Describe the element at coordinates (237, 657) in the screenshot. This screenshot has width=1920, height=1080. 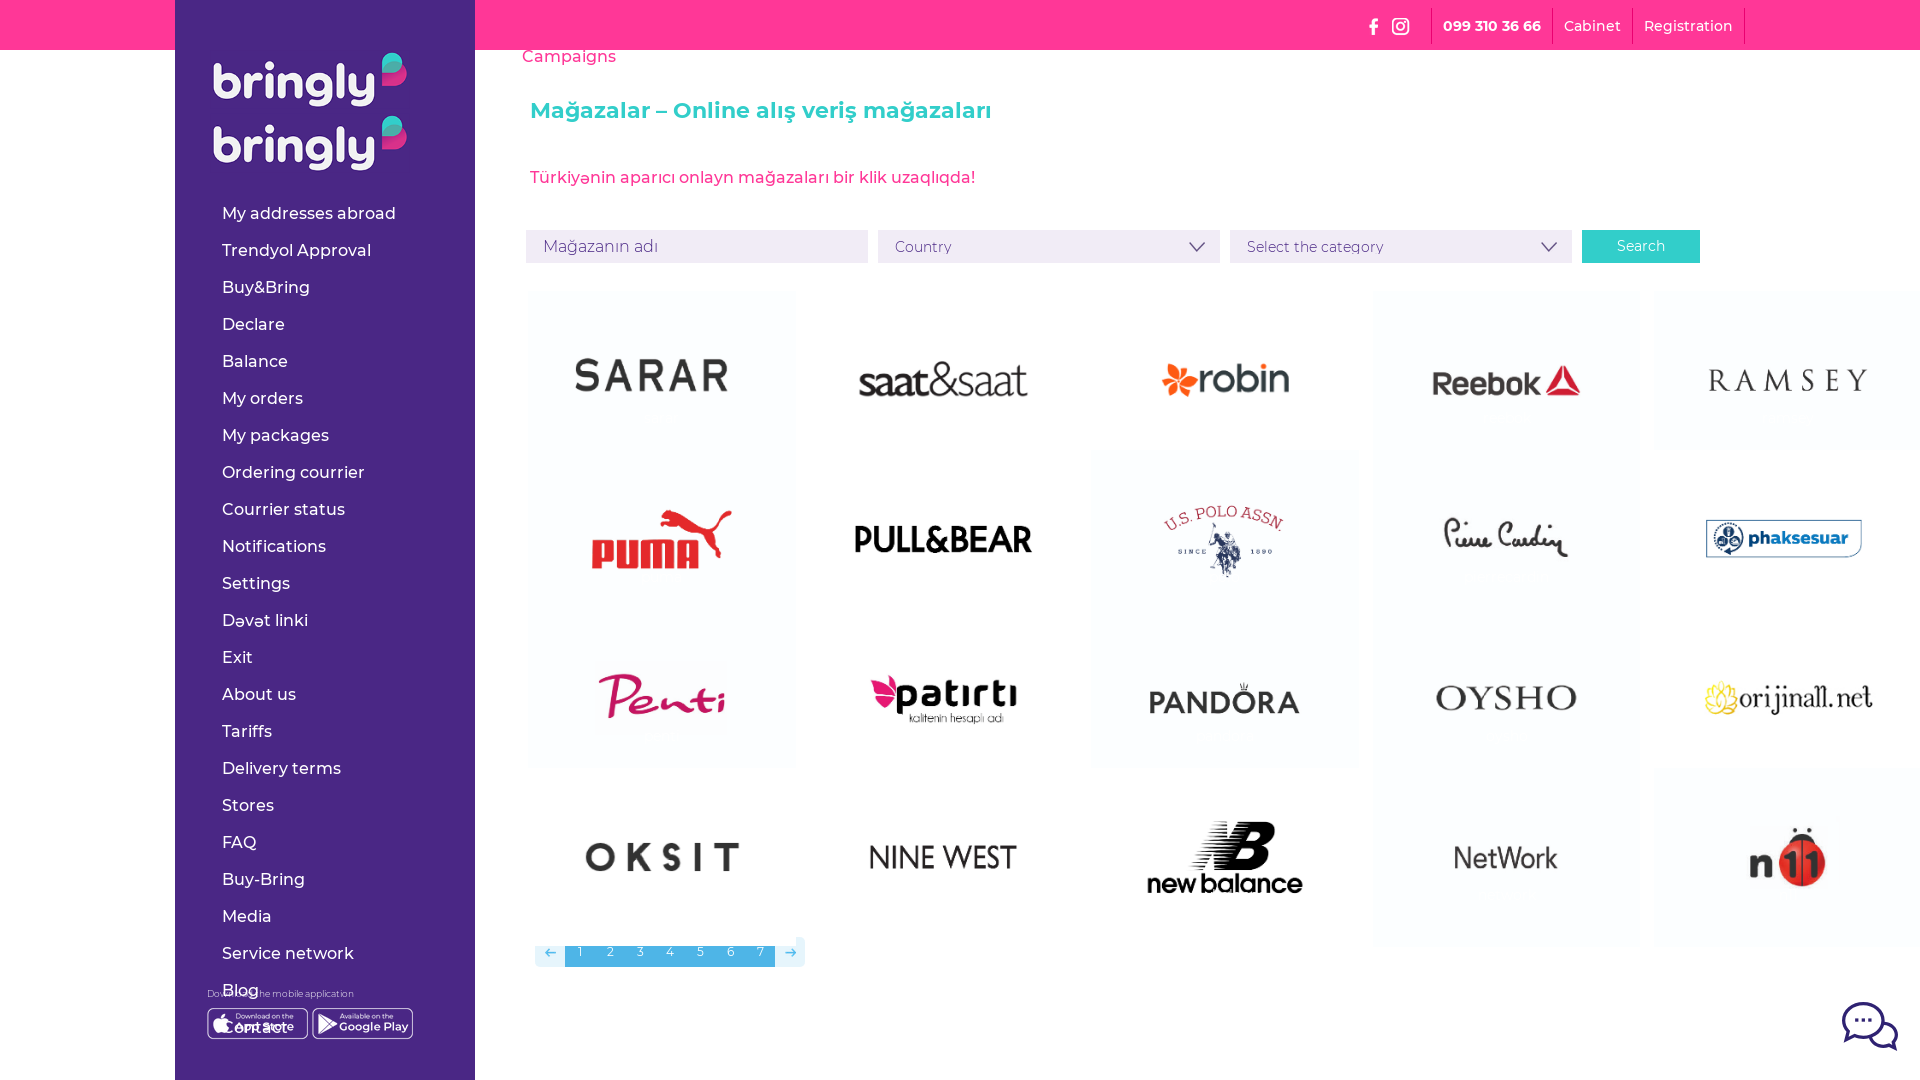
I see `'Exit'` at that location.